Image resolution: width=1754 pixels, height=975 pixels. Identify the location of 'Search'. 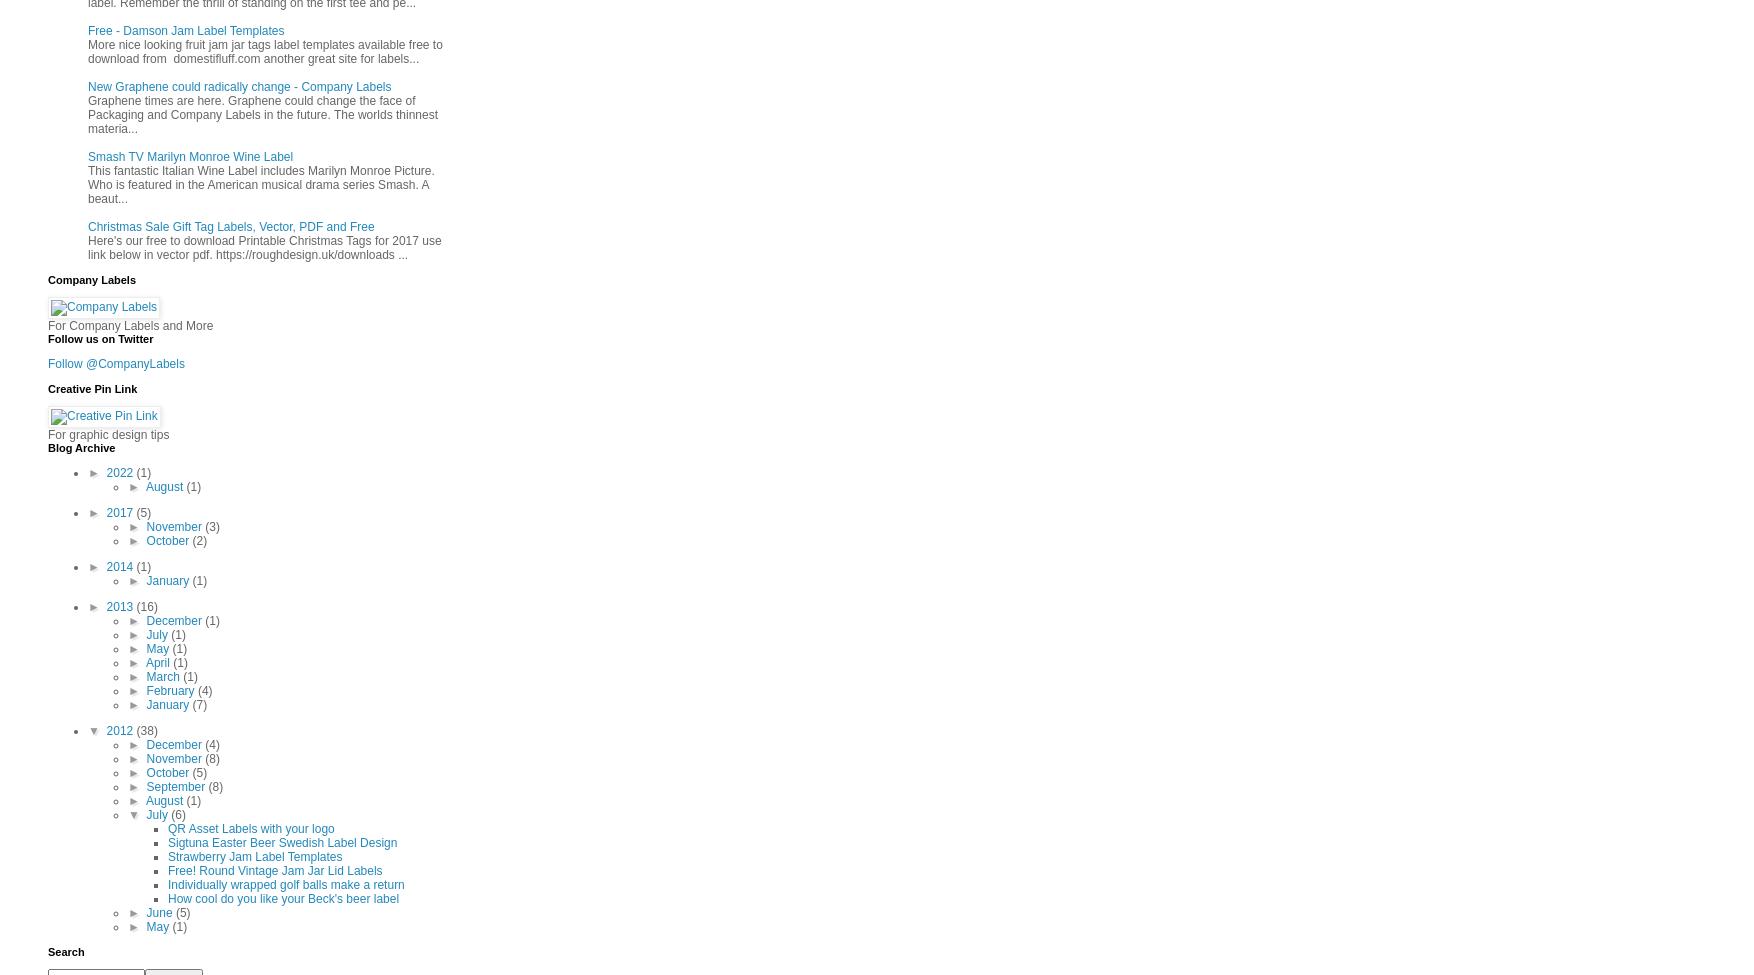
(65, 950).